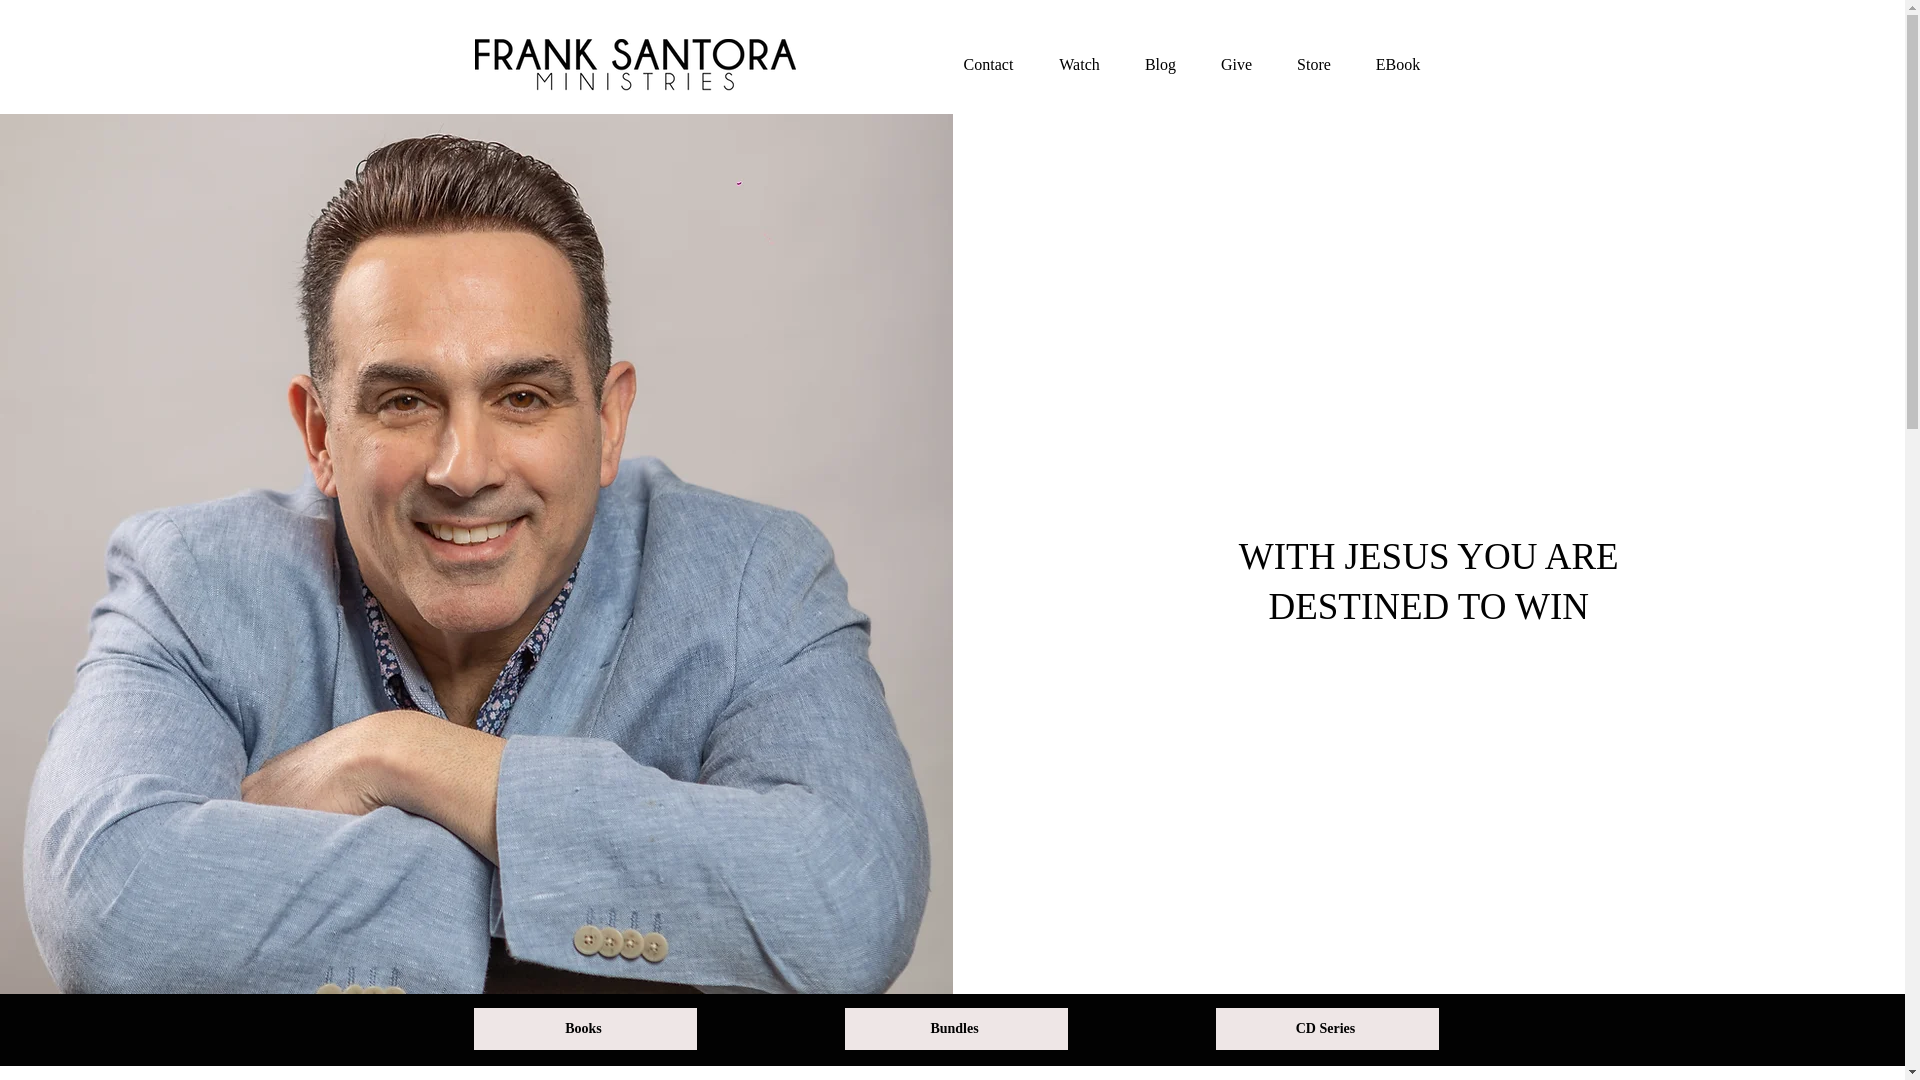 The width and height of the screenshot is (1920, 1080). I want to click on 'Give', so click(1235, 64).